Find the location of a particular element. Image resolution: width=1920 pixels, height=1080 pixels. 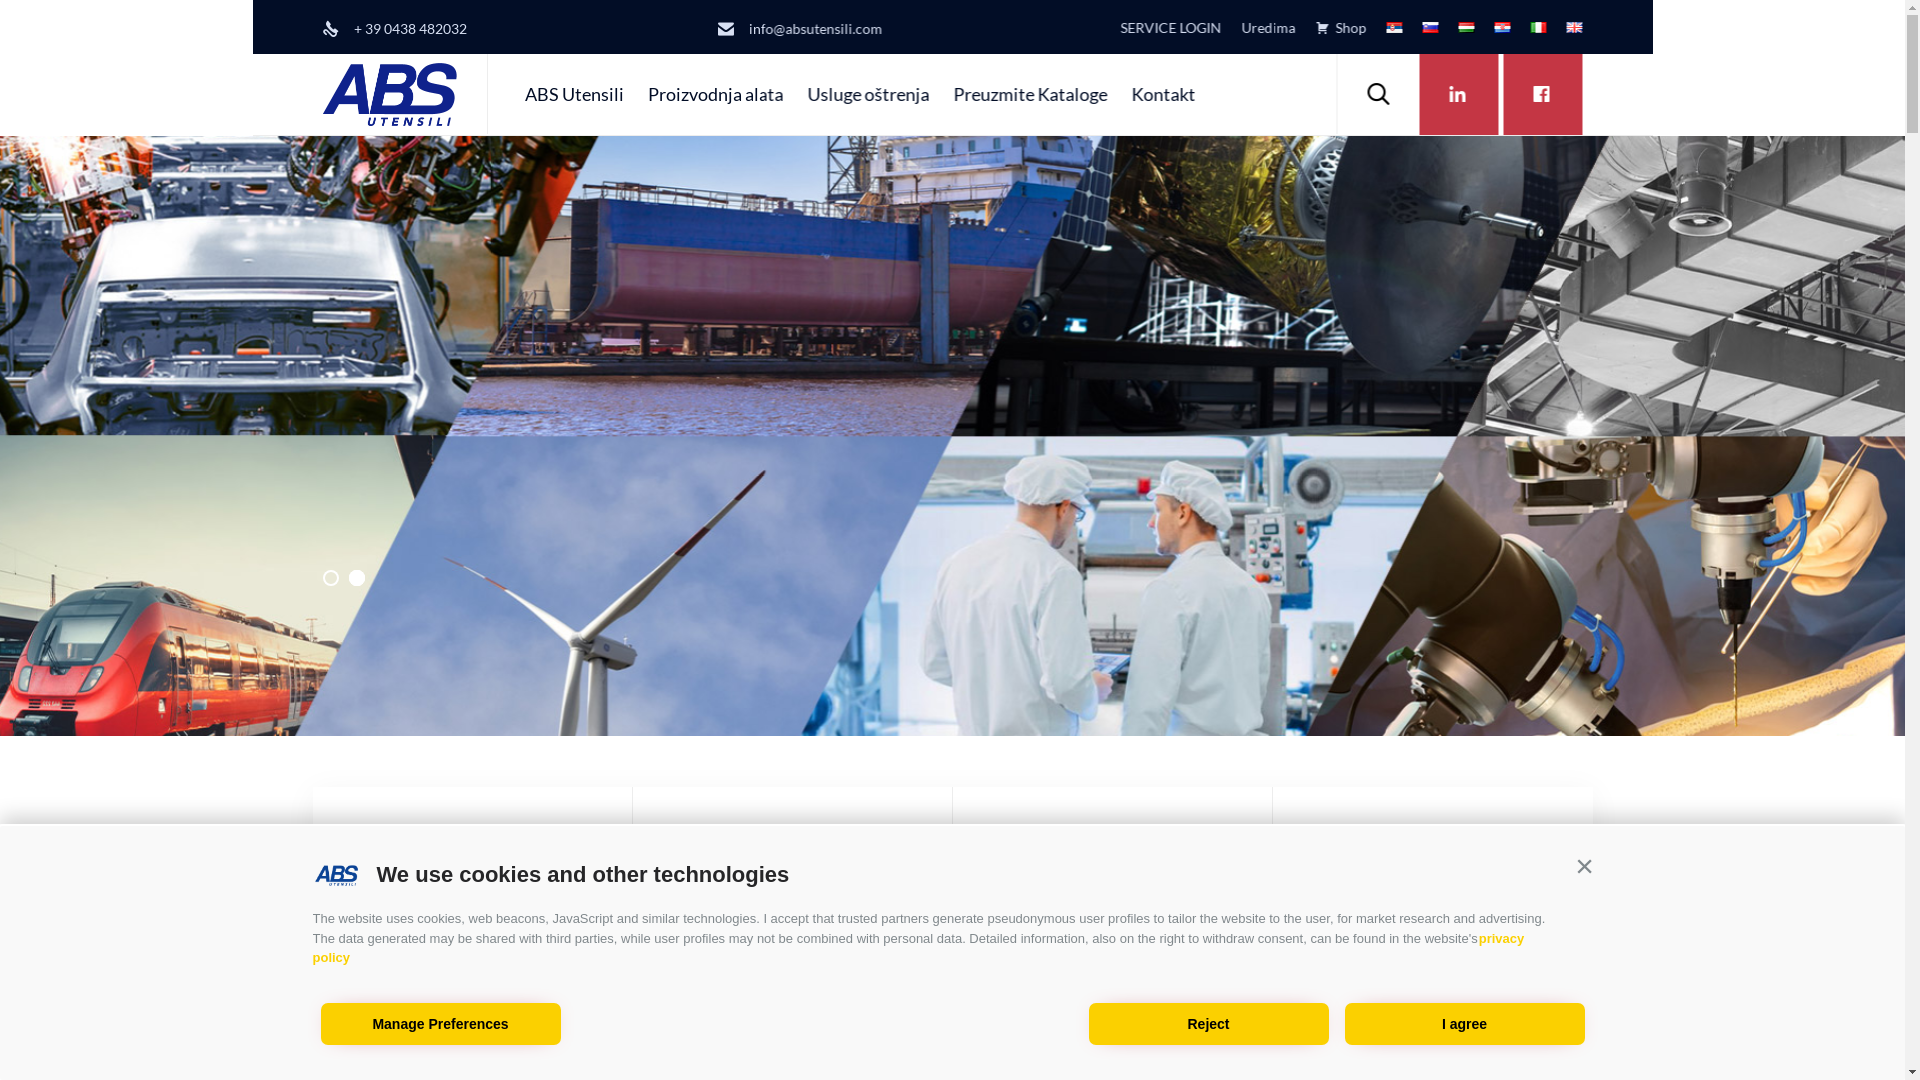

'Reject' is located at coordinates (1207, 1023).